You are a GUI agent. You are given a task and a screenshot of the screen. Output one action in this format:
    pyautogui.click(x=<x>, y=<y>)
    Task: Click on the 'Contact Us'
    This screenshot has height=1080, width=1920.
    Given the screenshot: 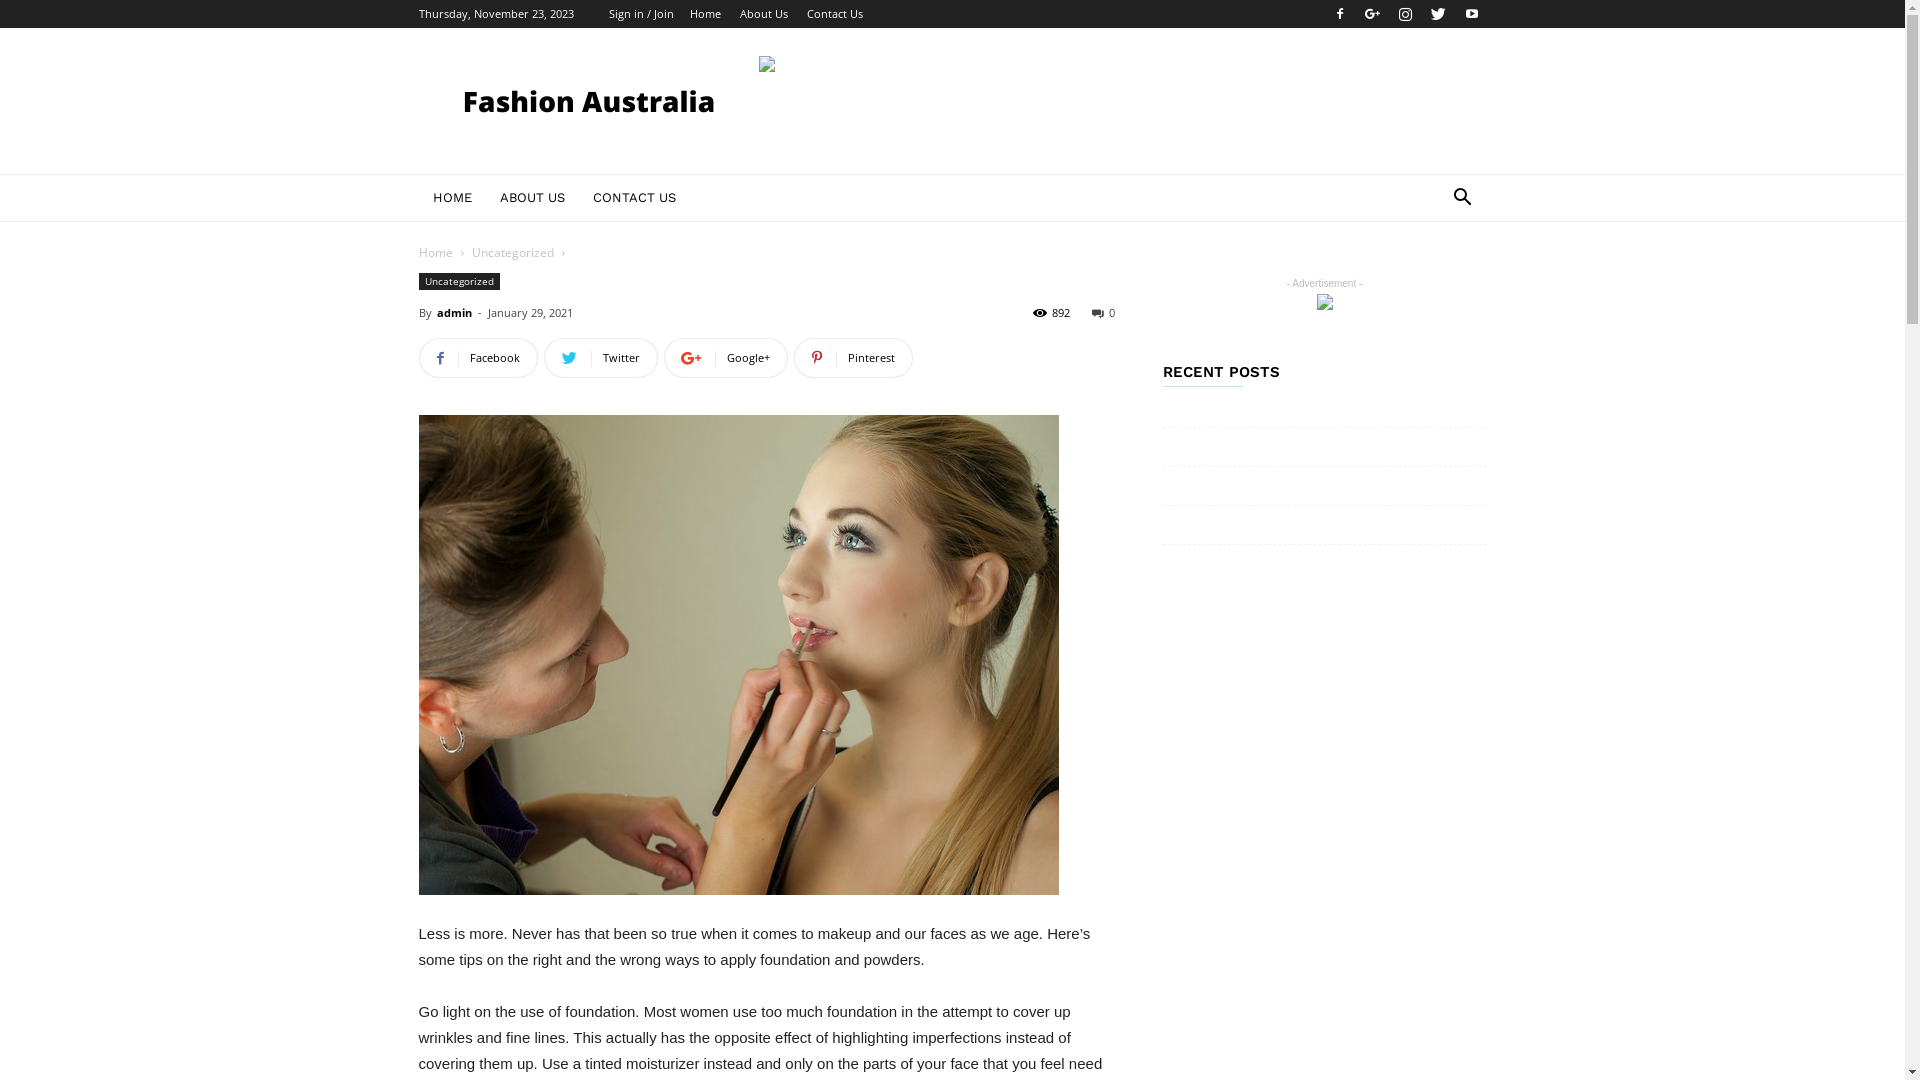 What is the action you would take?
    pyautogui.click(x=834, y=13)
    